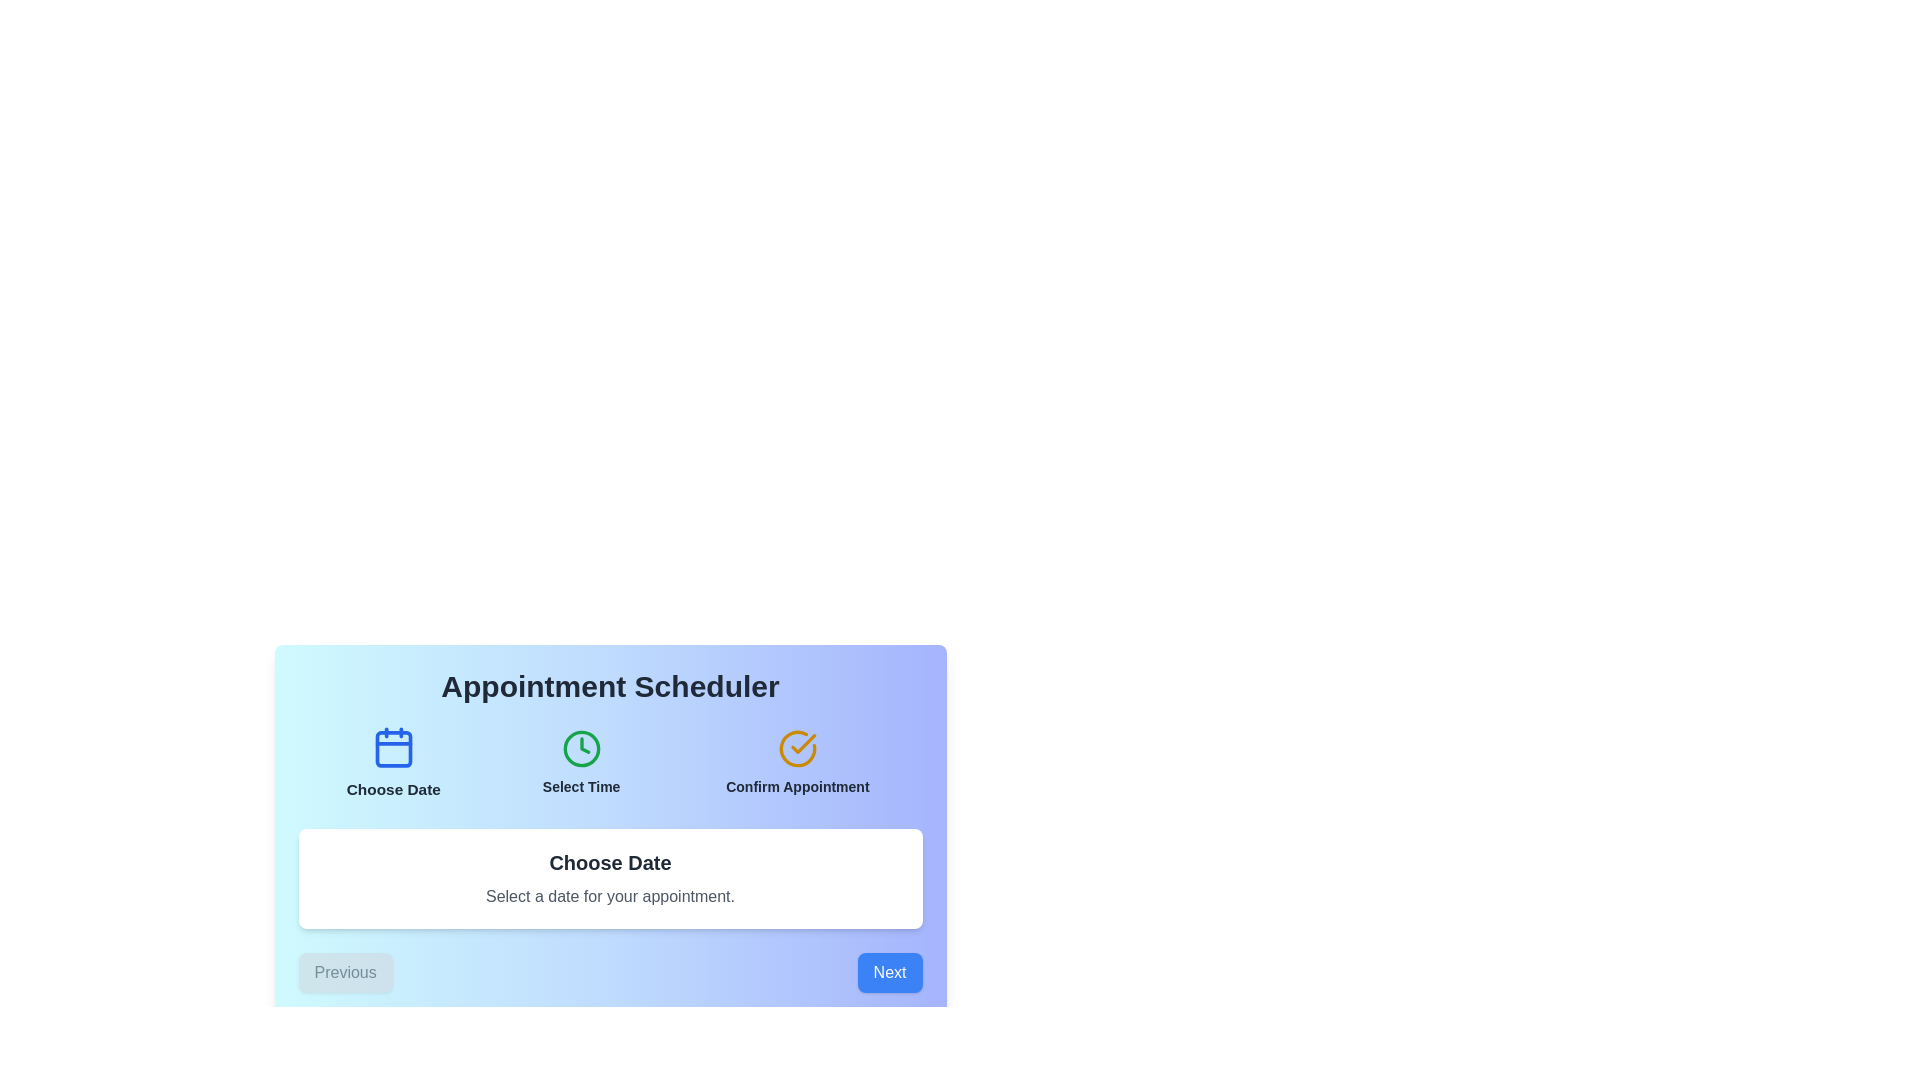 The image size is (1920, 1080). What do you see at coordinates (345, 971) in the screenshot?
I see `the Previous button to navigate the appointment scheduler` at bounding box center [345, 971].